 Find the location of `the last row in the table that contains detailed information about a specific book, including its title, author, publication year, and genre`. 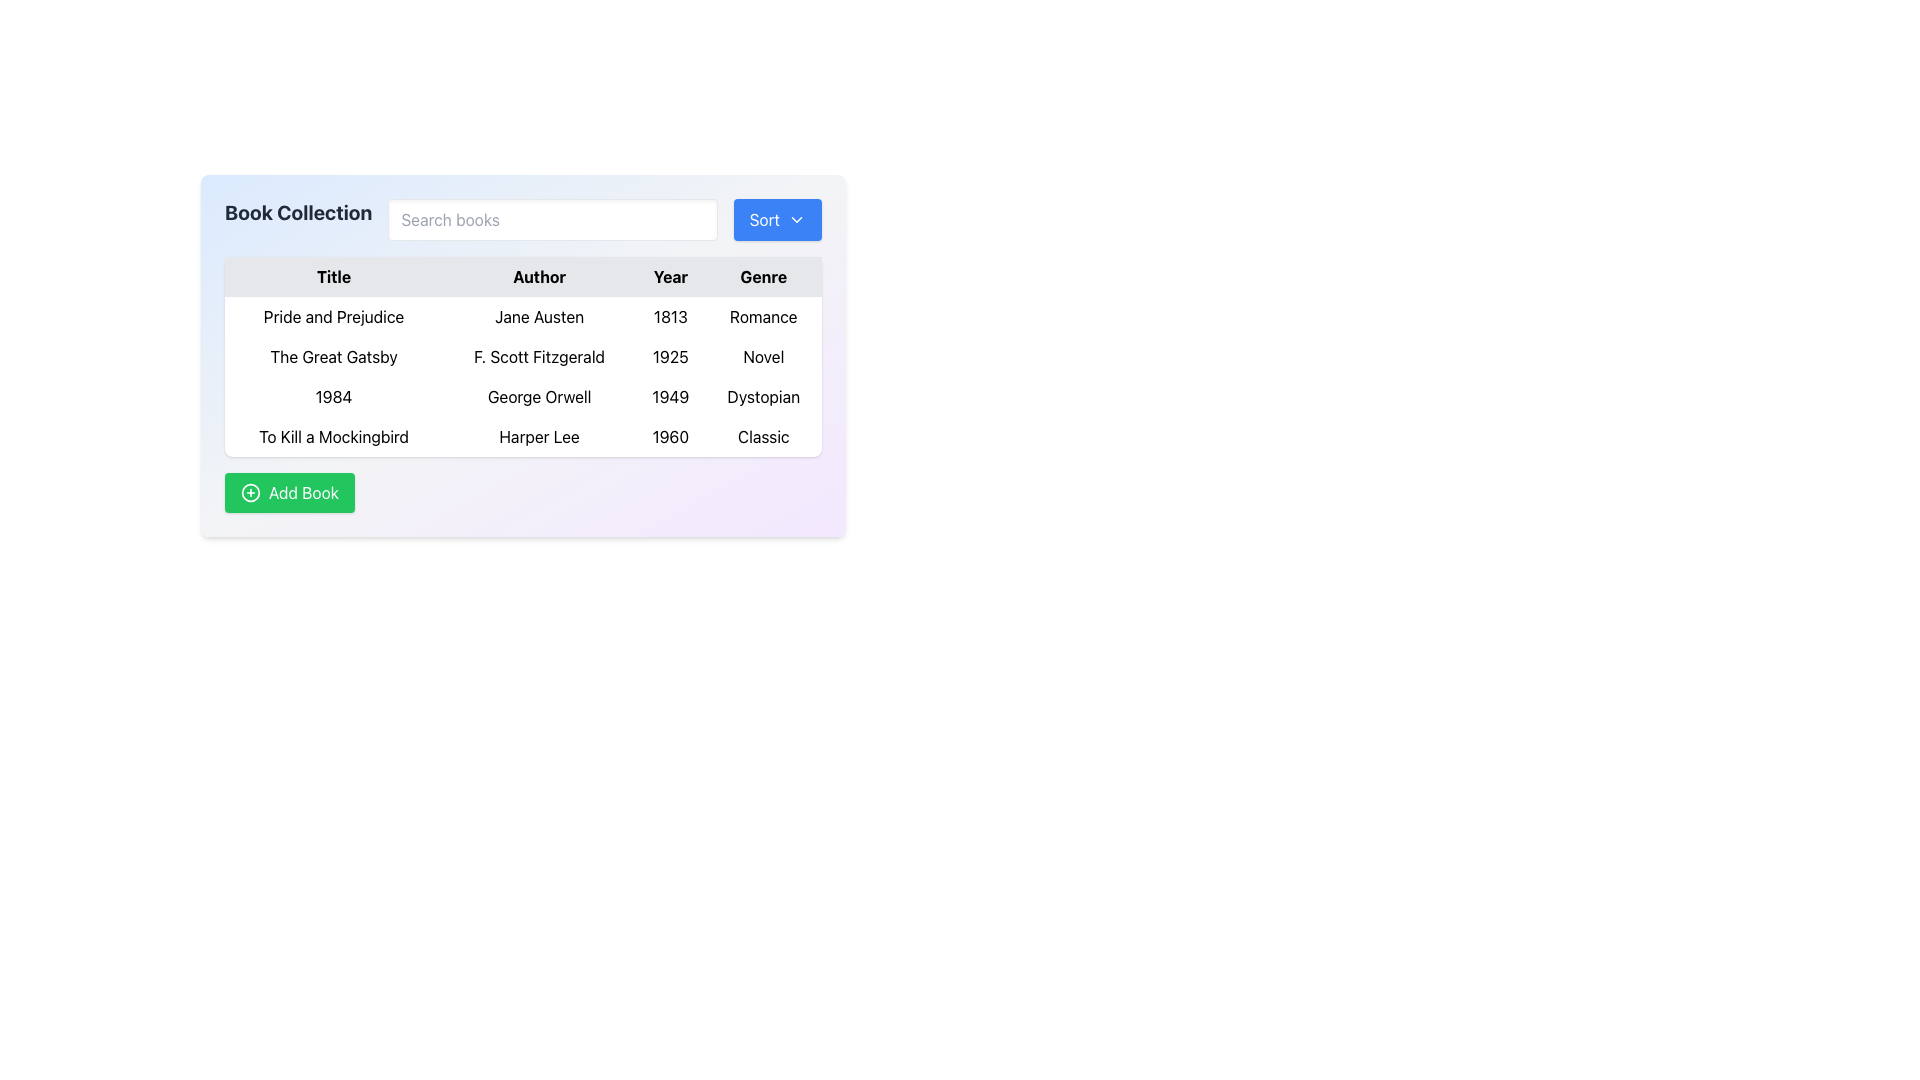

the last row in the table that contains detailed information about a specific book, including its title, author, publication year, and genre is located at coordinates (523, 435).